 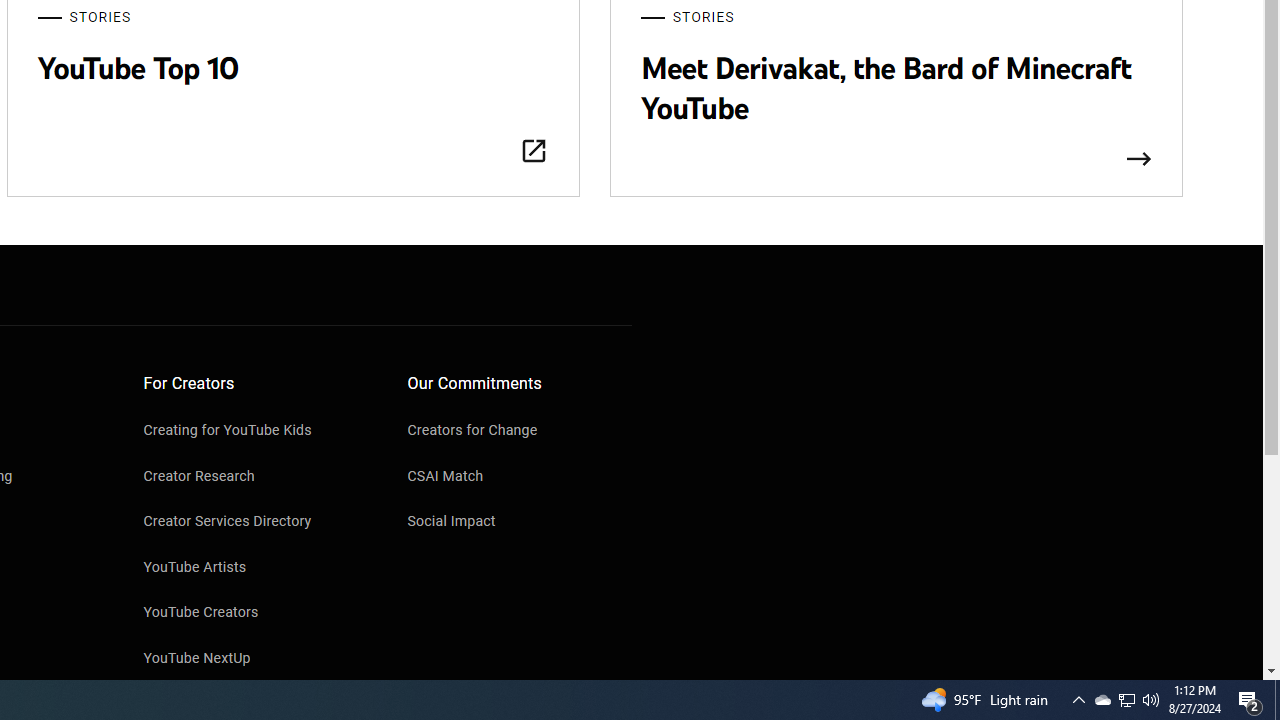 What do you see at coordinates (255, 613) in the screenshot?
I see `'YouTube Creators'` at bounding box center [255, 613].